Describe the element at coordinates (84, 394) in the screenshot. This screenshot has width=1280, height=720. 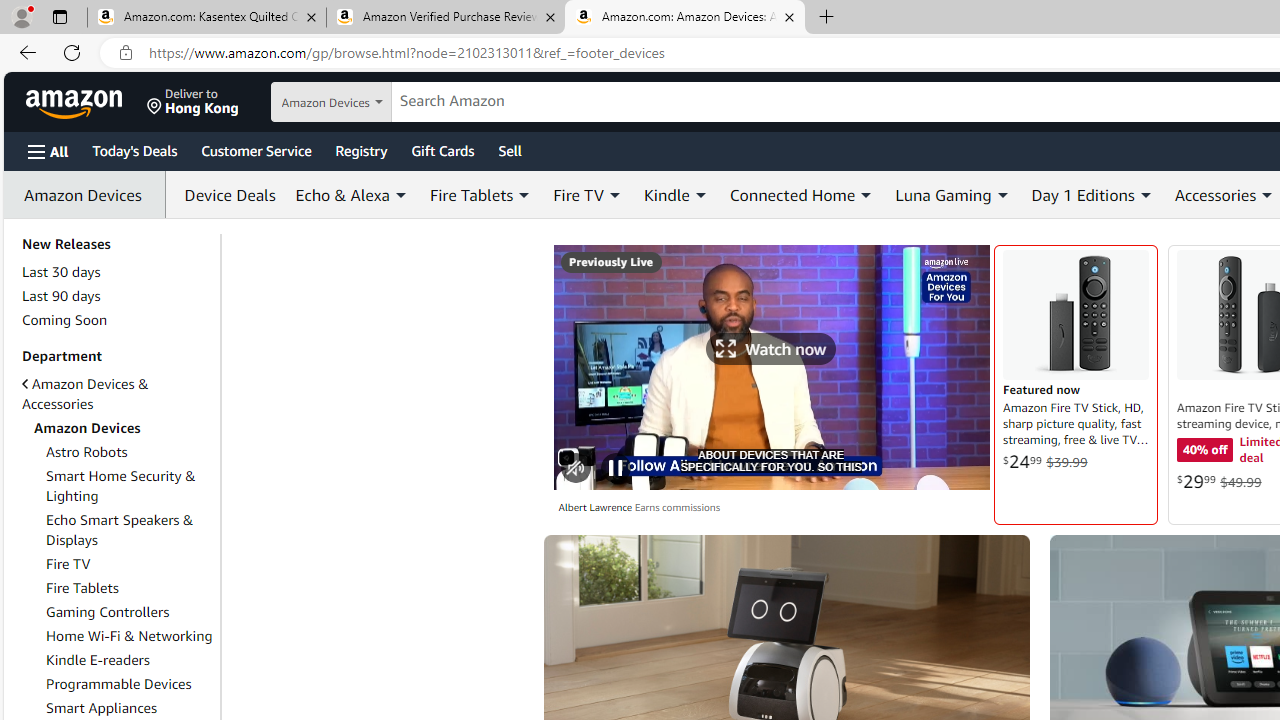
I see `'Amazon Devices & Accessories'` at that location.